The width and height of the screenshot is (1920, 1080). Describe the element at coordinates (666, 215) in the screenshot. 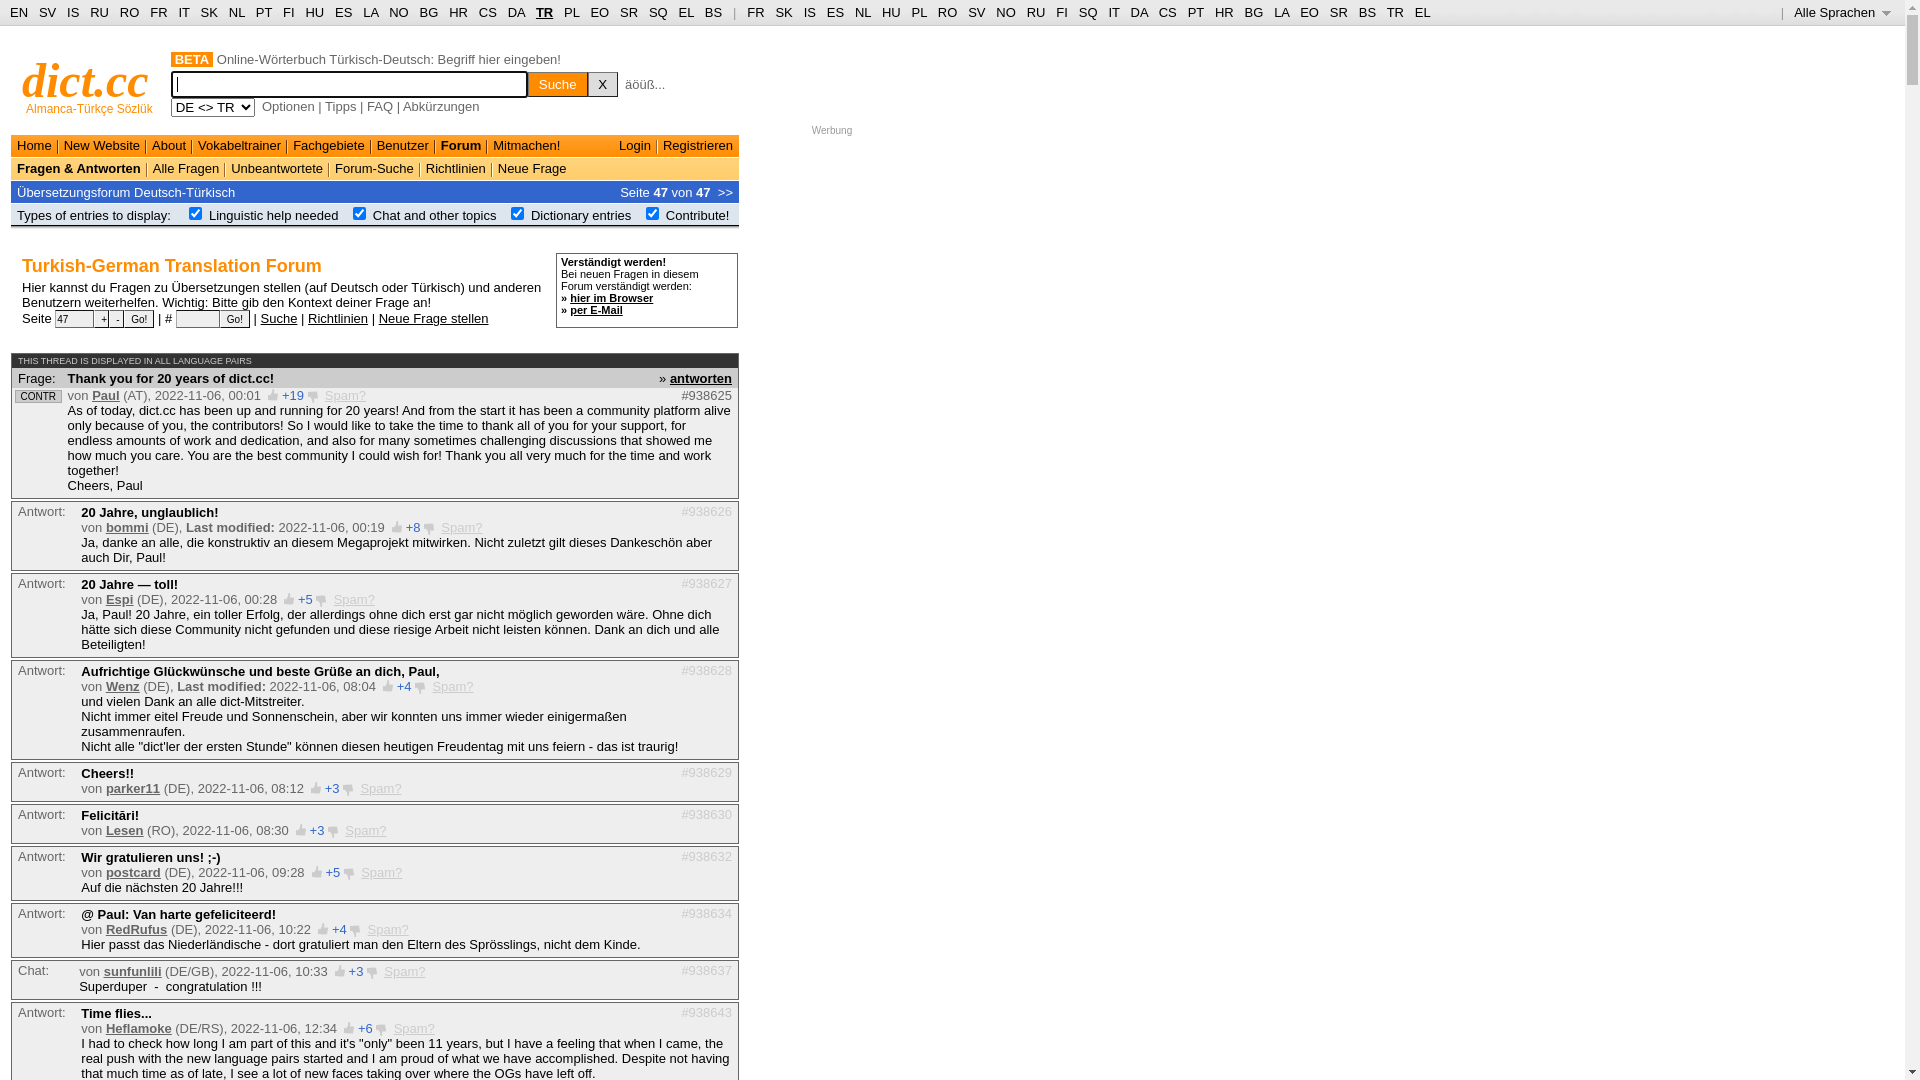

I see `'Contribute!'` at that location.